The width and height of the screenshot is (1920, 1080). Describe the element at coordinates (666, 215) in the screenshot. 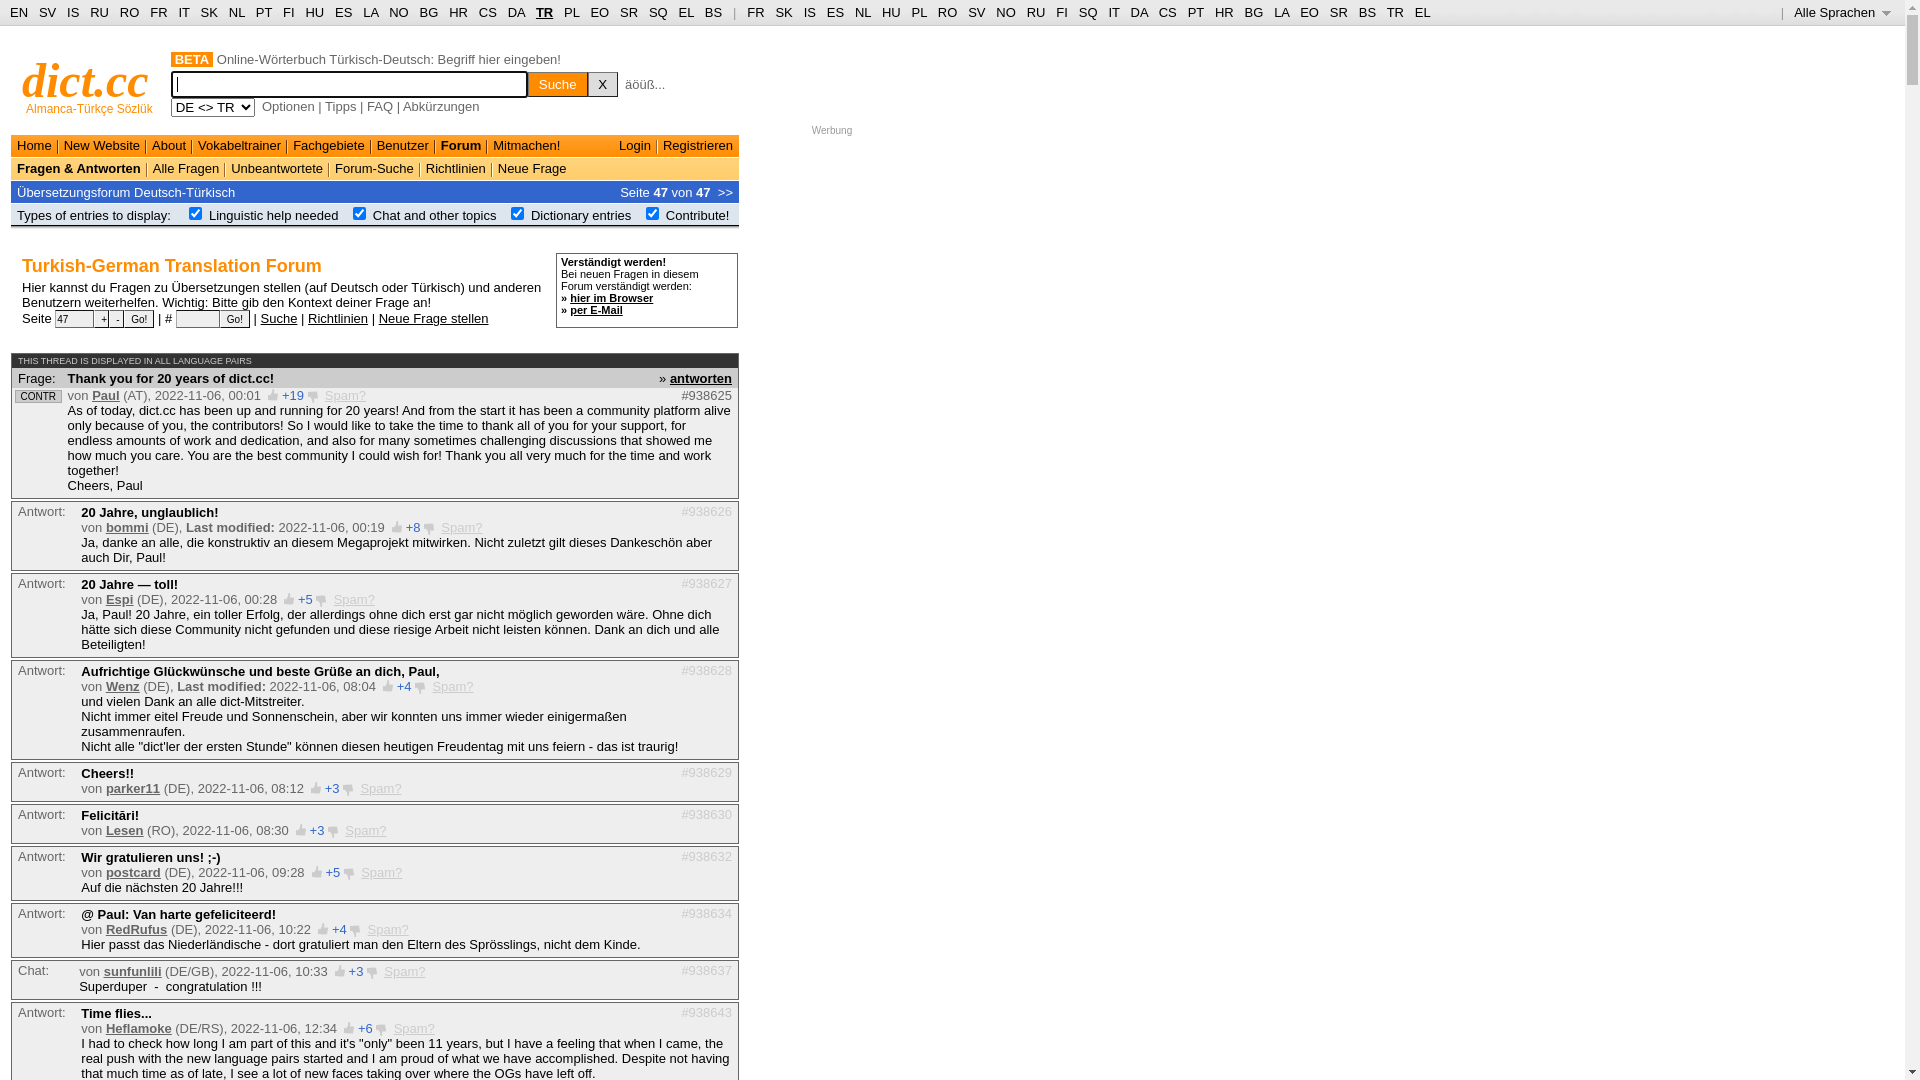

I see `'Contribute!'` at that location.